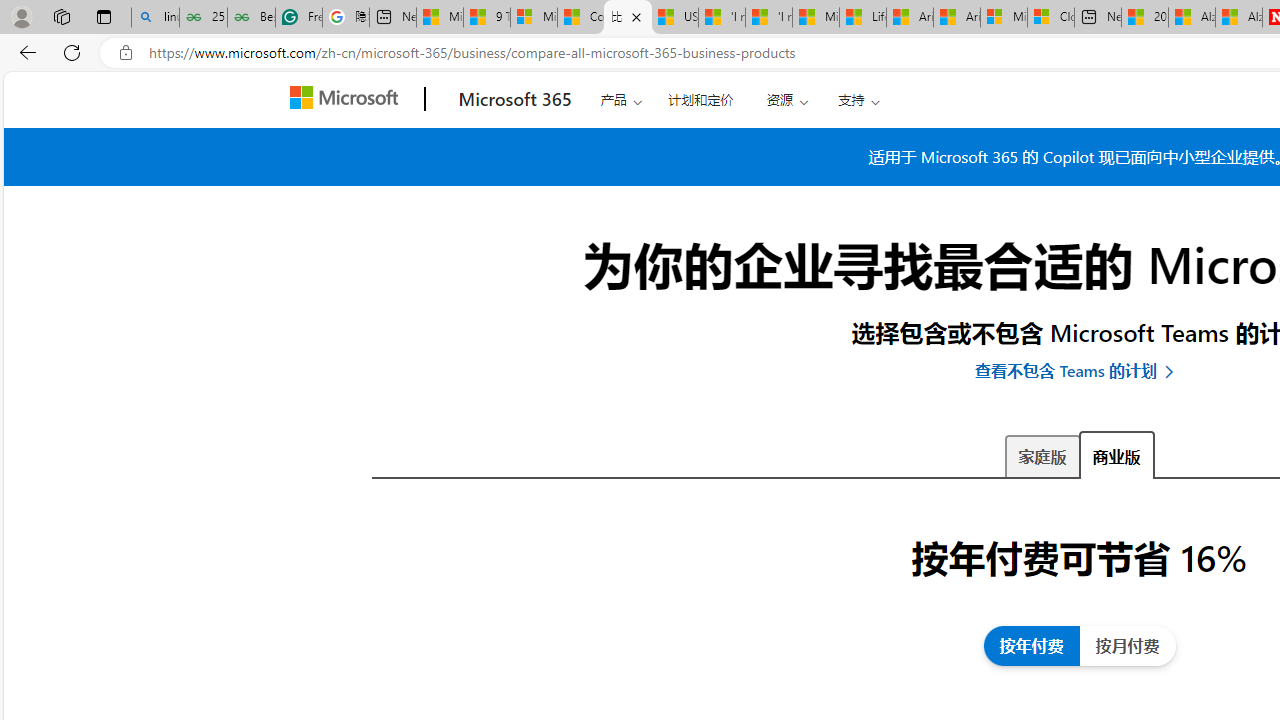 The height and width of the screenshot is (720, 1280). I want to click on '25 Basic Linux Commands For Beginners - GeeksforGeeks', so click(203, 17).